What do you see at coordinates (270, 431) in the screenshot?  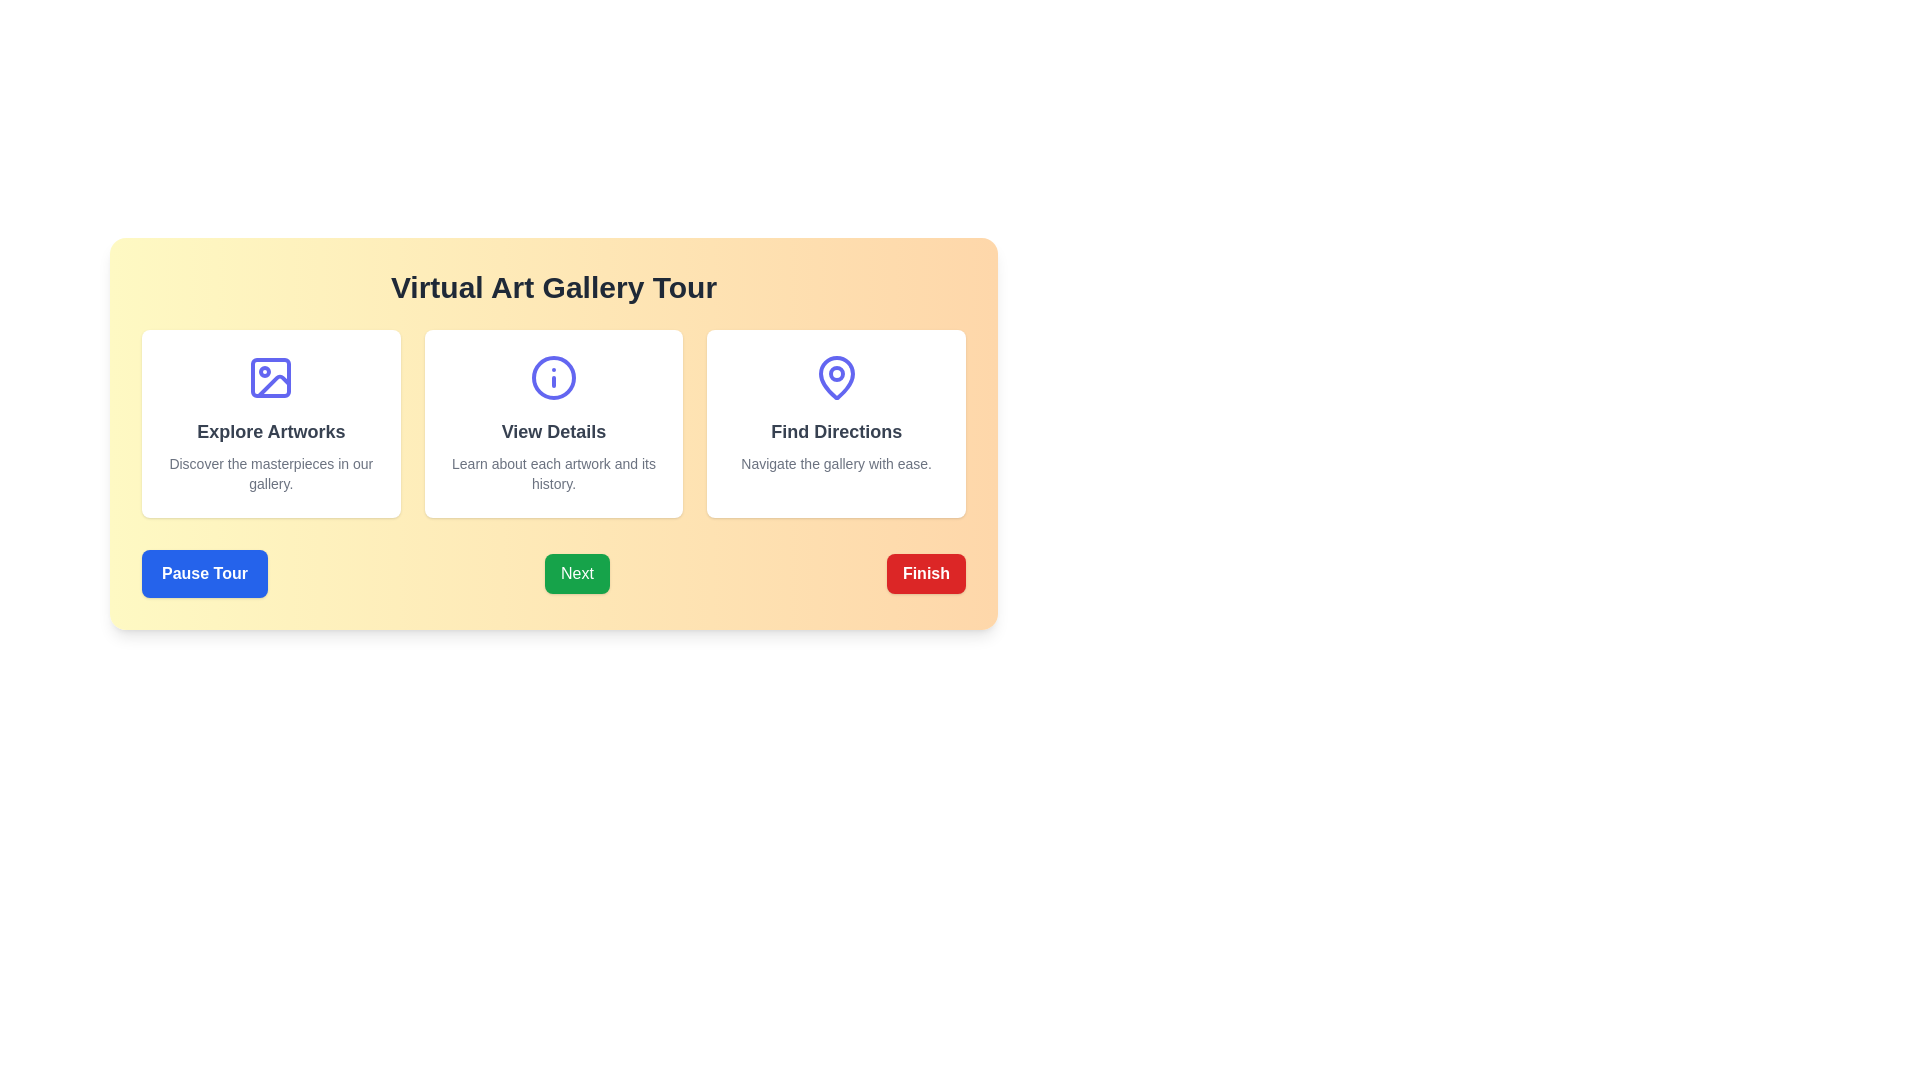 I see `text displayed in the label element that says 'Explore Artworks', which is styled with a large, bold font and centered alignment` at bounding box center [270, 431].